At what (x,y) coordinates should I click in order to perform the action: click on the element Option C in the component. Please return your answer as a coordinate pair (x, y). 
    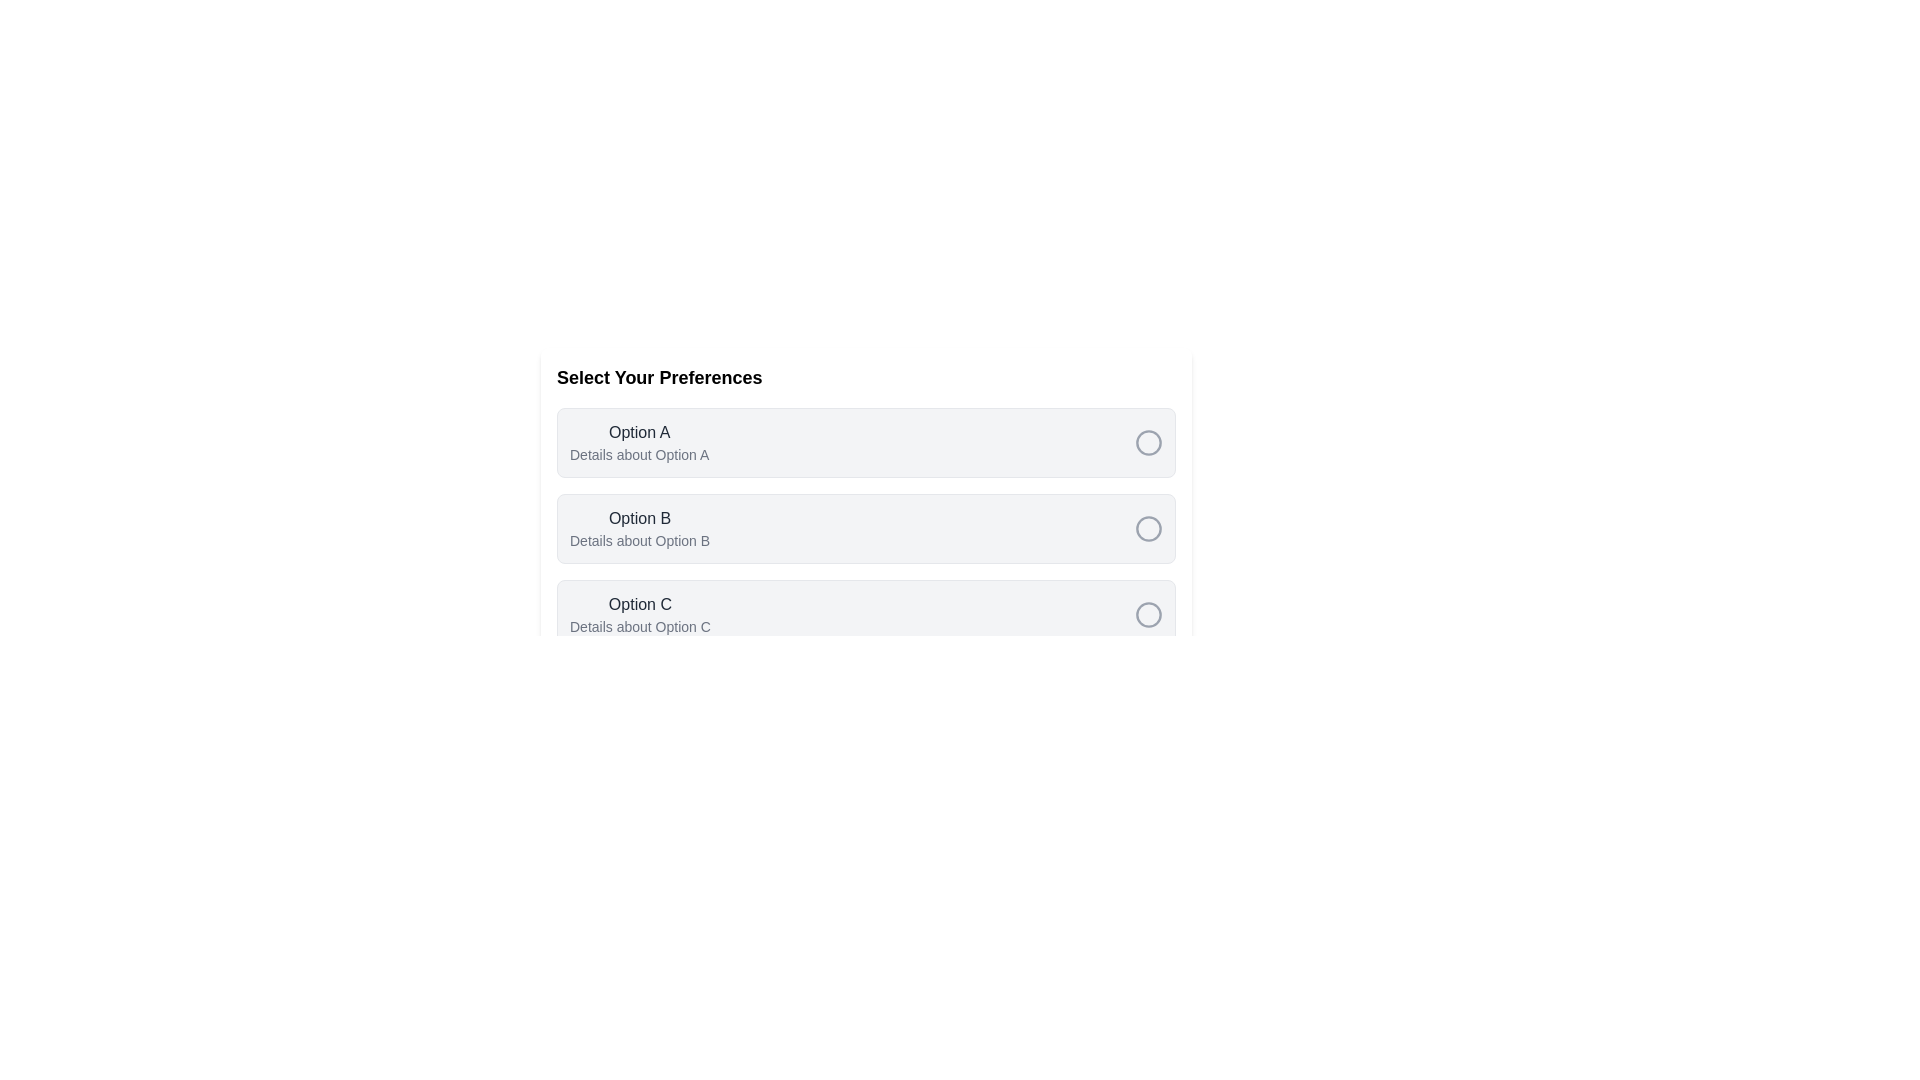
    Looking at the image, I should click on (640, 613).